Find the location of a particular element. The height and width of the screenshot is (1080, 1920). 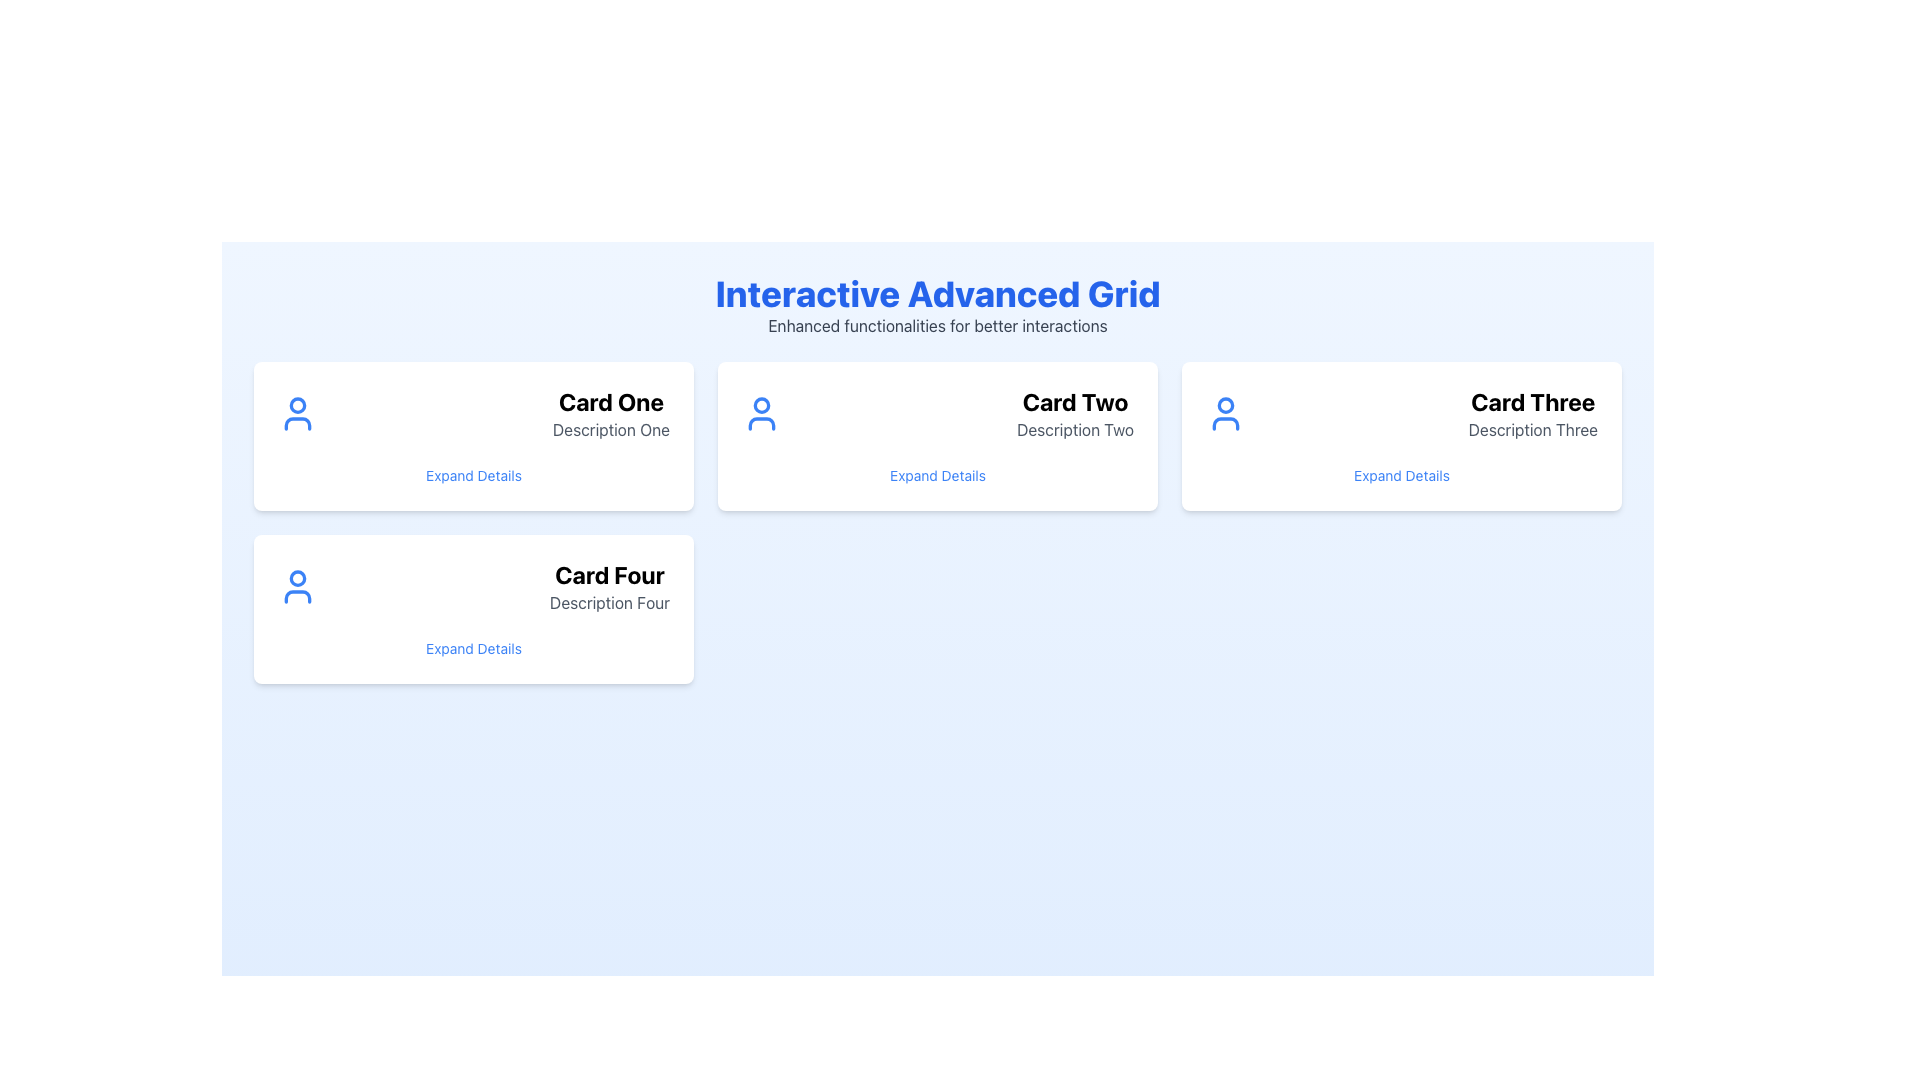

the main title or heading text in the left card, located in the second row of the grid layout, if it is interactive is located at coordinates (608, 574).